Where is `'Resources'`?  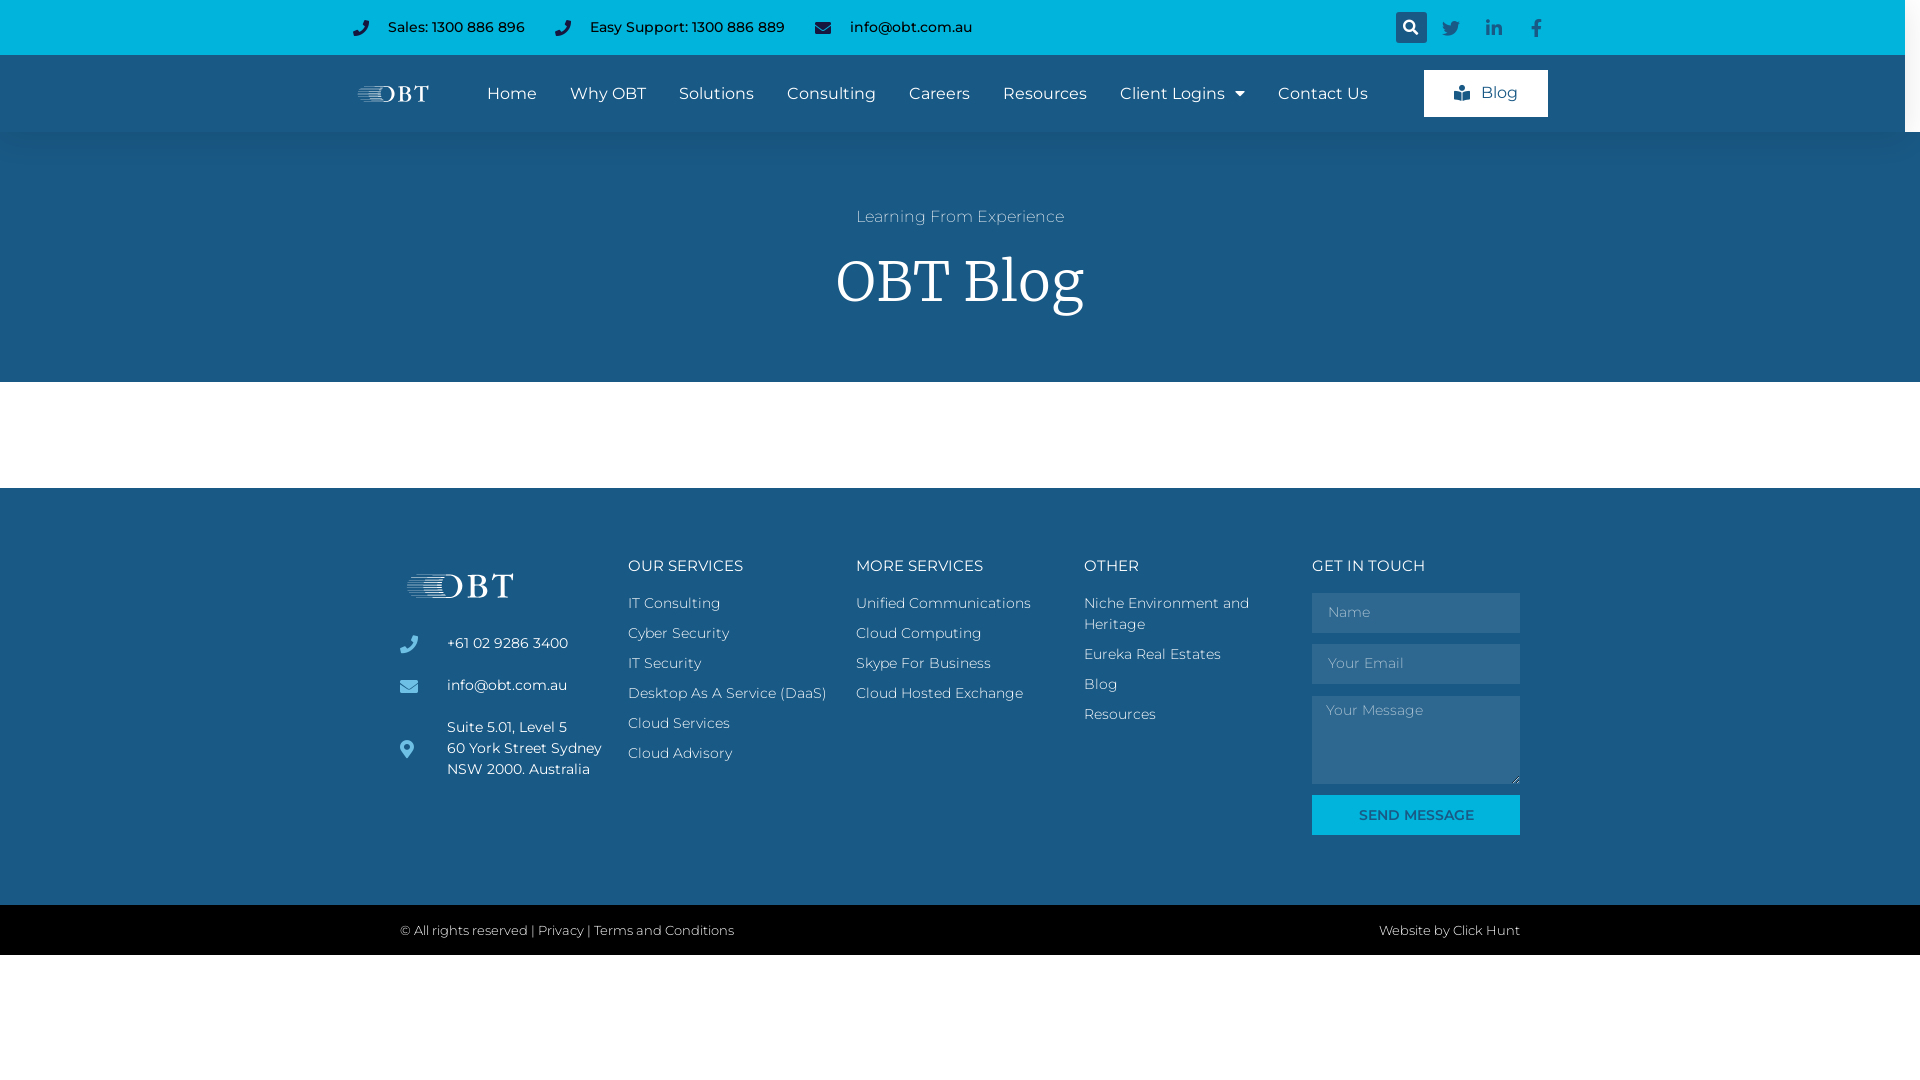
'Resources' is located at coordinates (1044, 92).